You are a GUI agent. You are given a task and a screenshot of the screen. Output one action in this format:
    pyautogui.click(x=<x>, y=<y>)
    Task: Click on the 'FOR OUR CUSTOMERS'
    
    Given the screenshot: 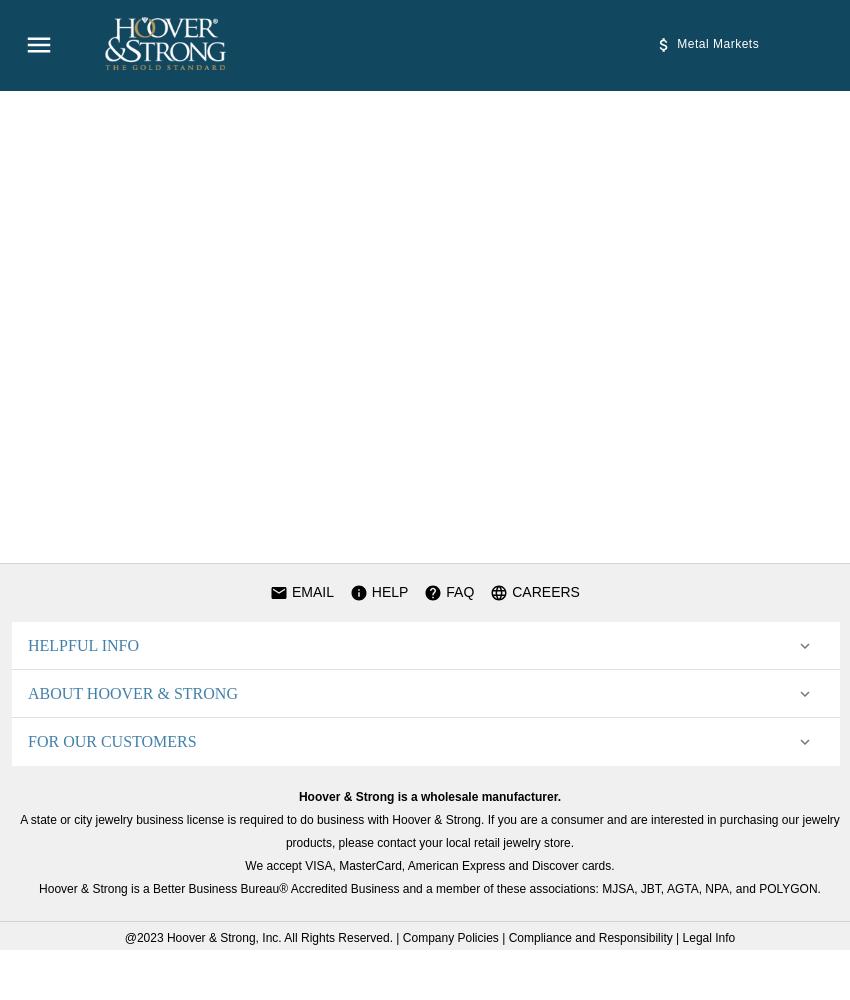 What is the action you would take?
    pyautogui.click(x=26, y=740)
    